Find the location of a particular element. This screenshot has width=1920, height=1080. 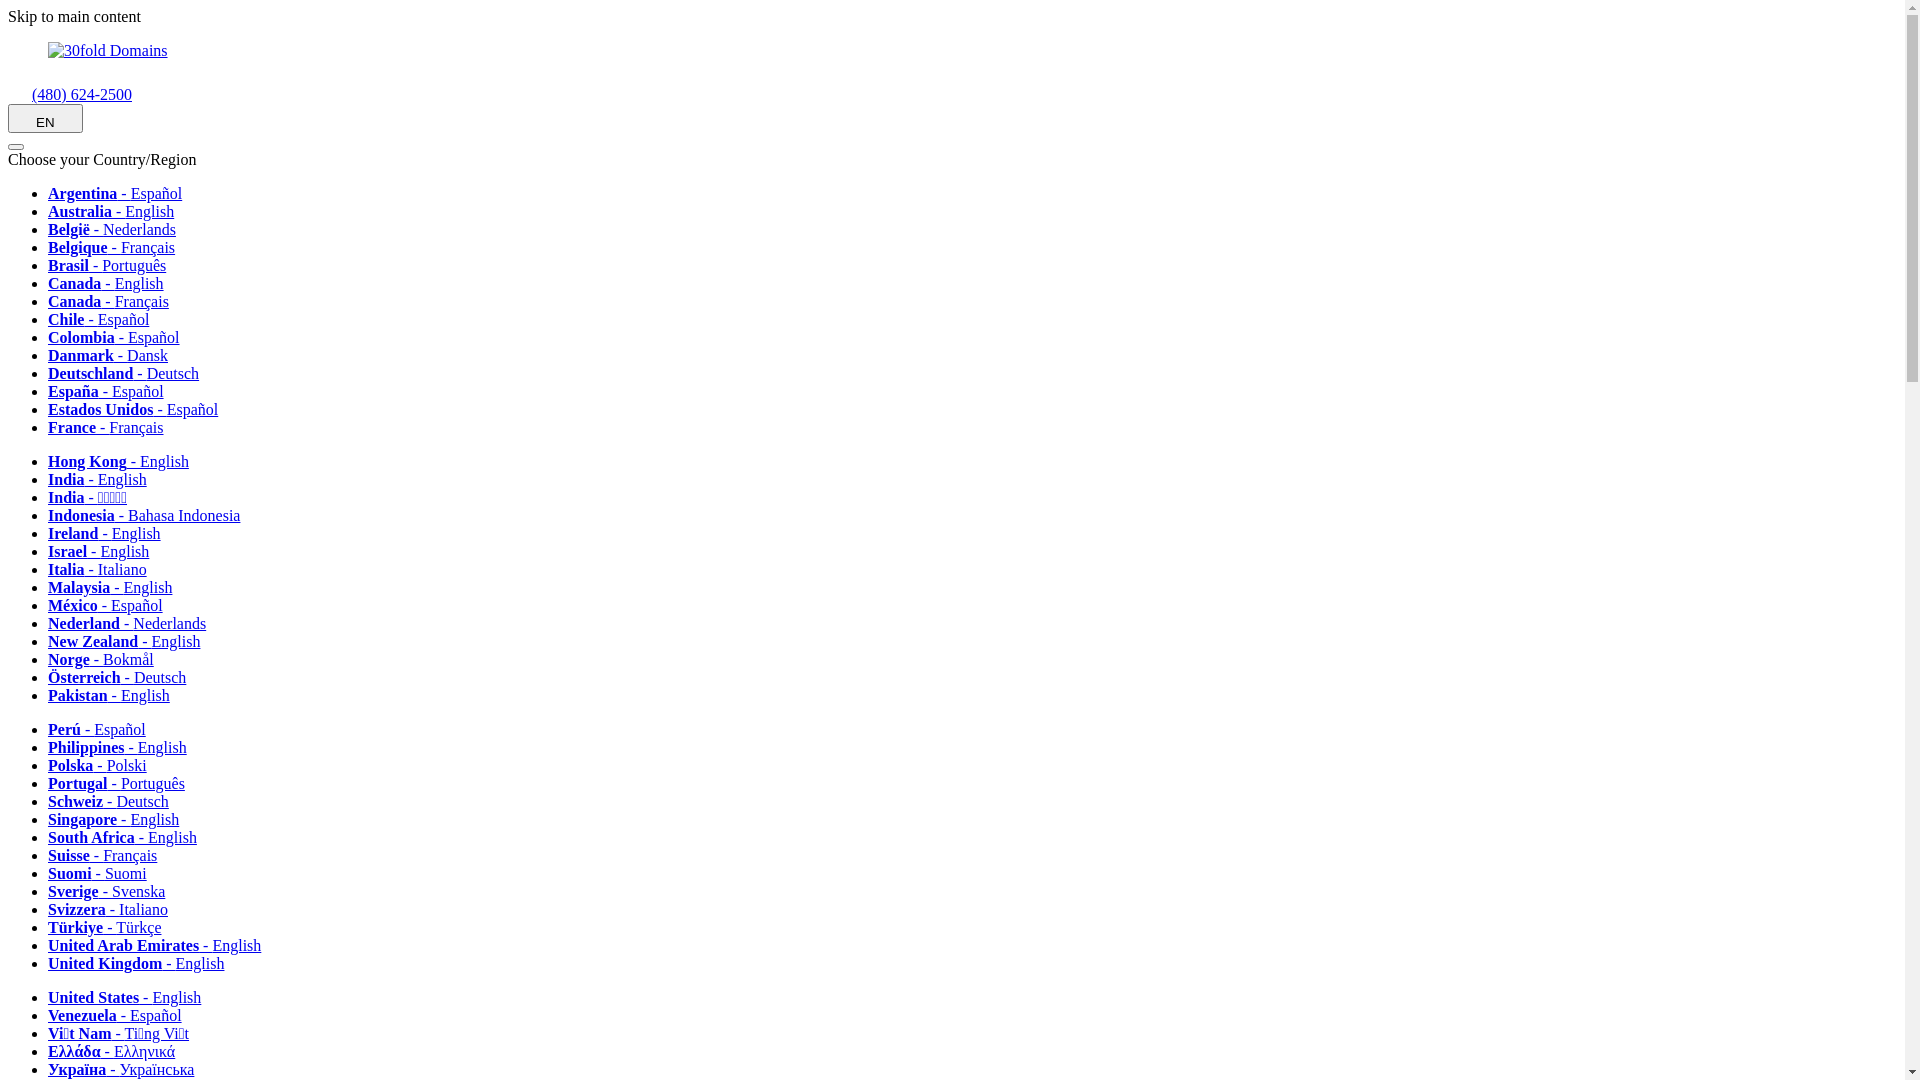

'Pakistan - English' is located at coordinates (114, 694).